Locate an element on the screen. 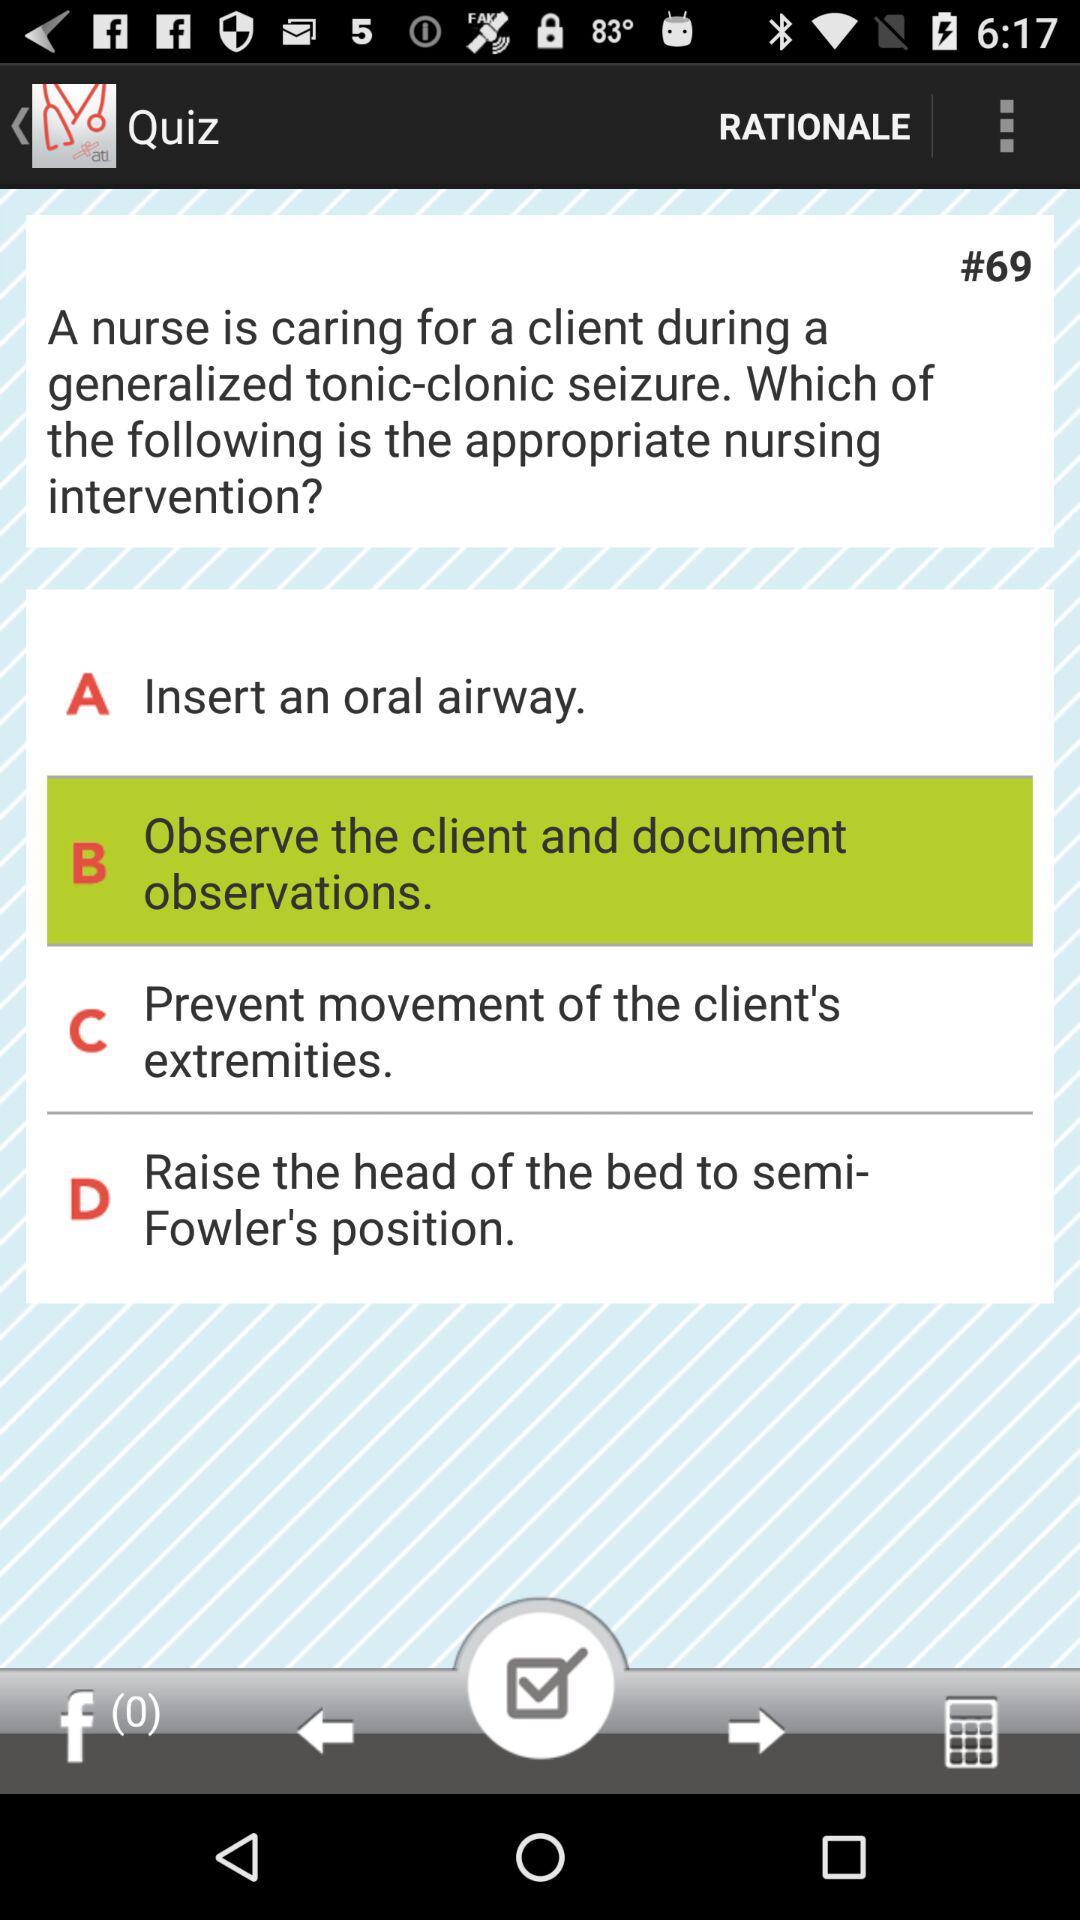 The width and height of the screenshot is (1080, 1920). the arrow_forward icon is located at coordinates (756, 1851).